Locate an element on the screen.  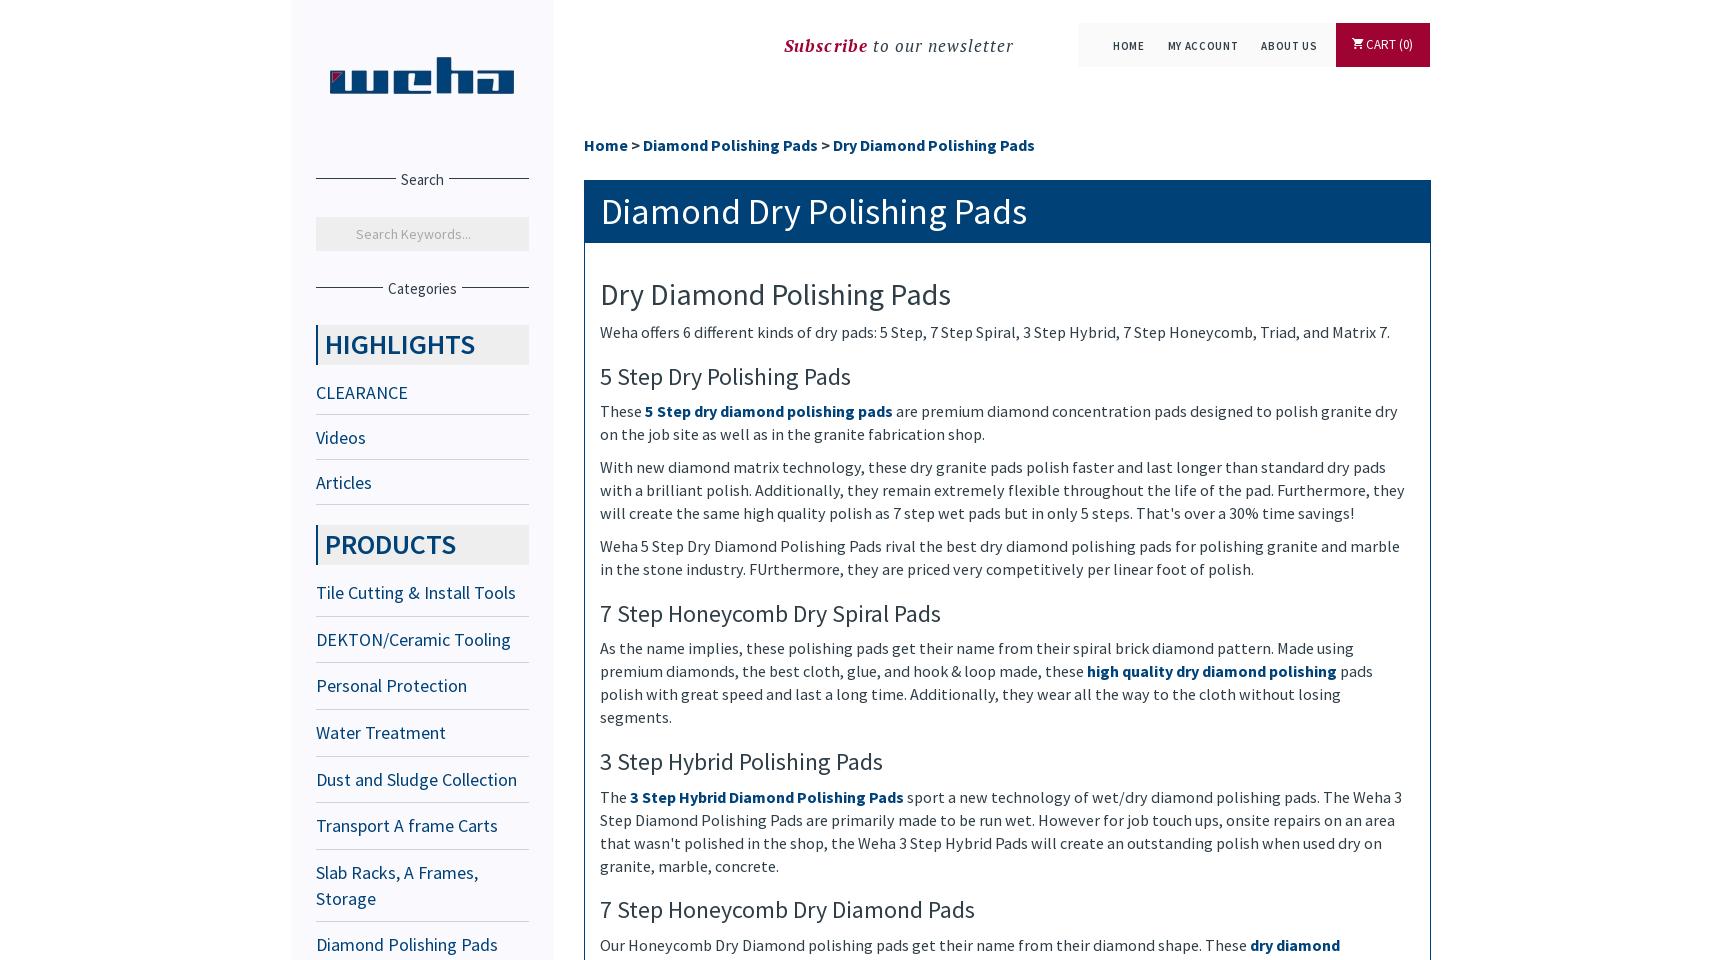
'7 Step Honeycomb Dry Diamond Pads' is located at coordinates (786, 909).